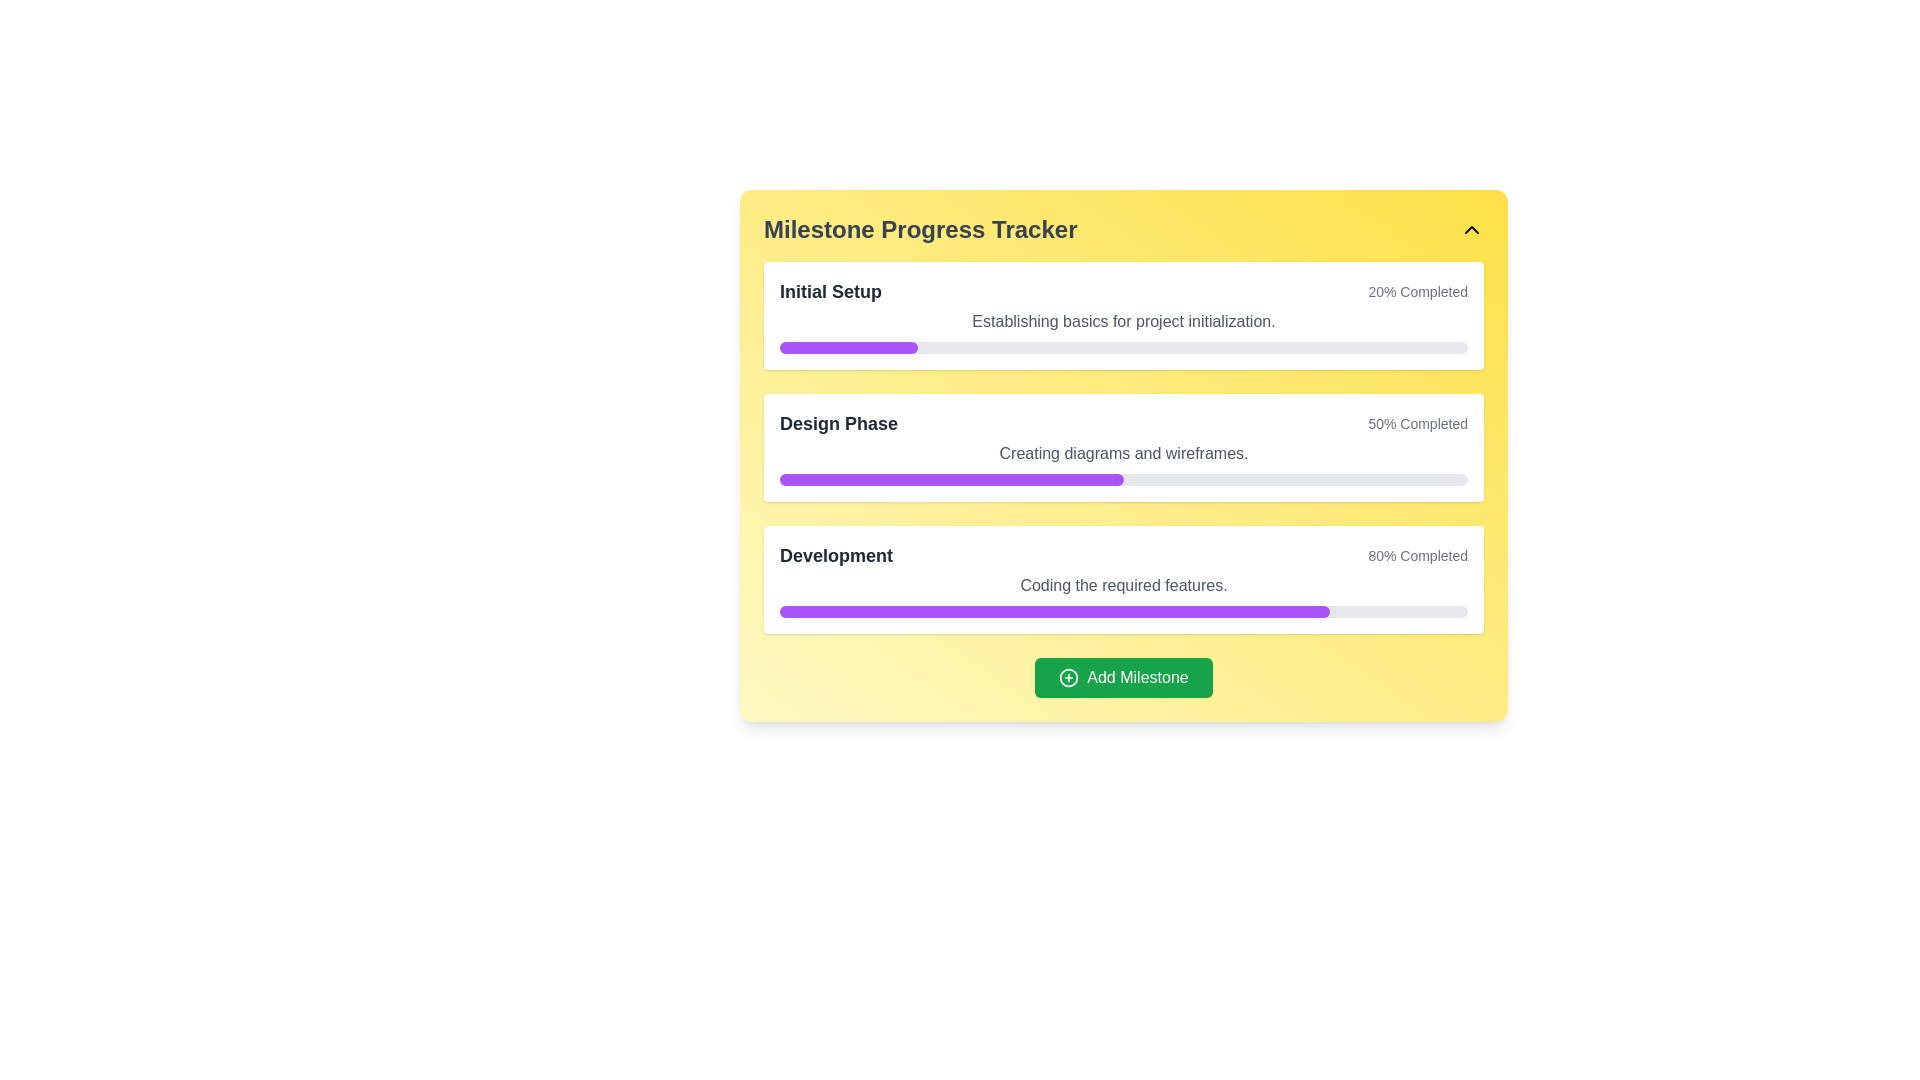  Describe the element at coordinates (1123, 320) in the screenshot. I see `the text block that reads 'Establishing basics for project initialization.' located beneath the header 'Initial Setup' and above the progress bar` at that location.